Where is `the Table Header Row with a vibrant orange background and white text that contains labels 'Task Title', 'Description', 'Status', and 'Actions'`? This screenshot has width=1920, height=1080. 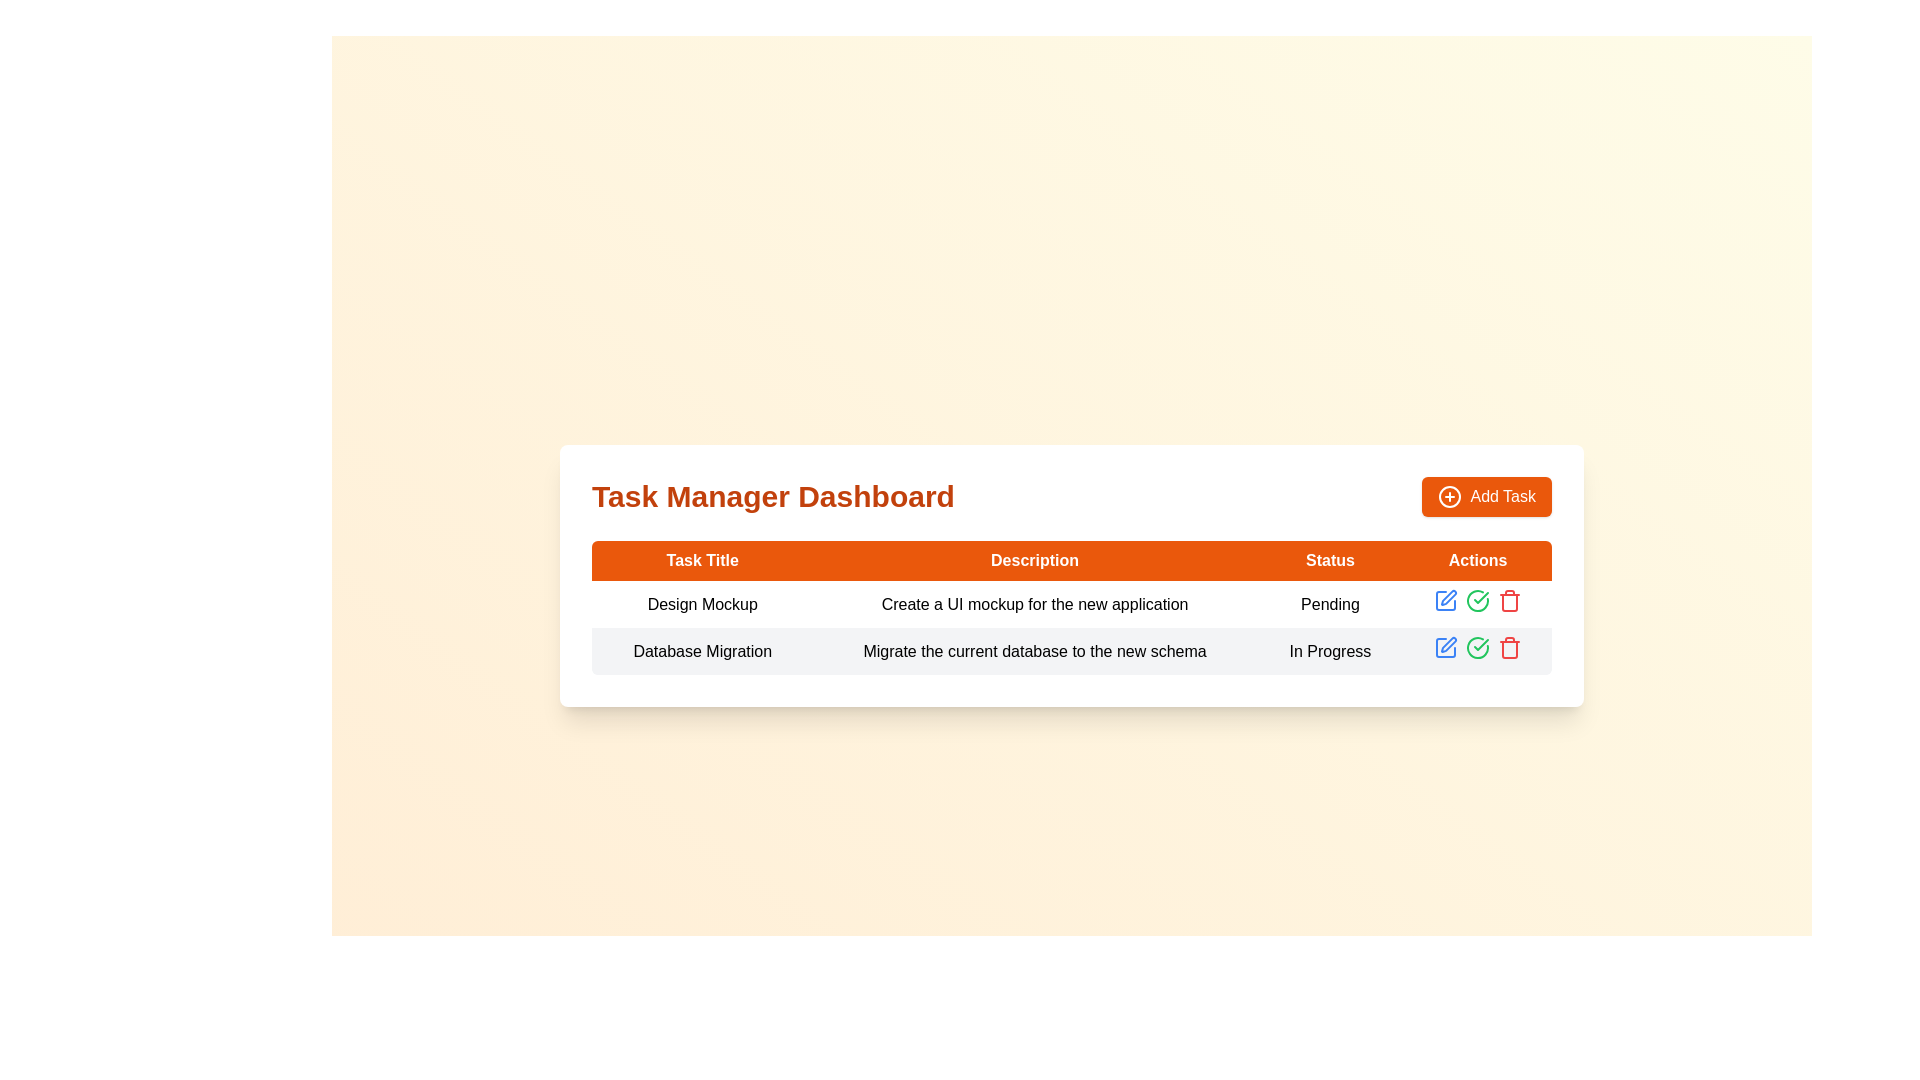 the Table Header Row with a vibrant orange background and white text that contains labels 'Task Title', 'Description', 'Status', and 'Actions' is located at coordinates (1070, 560).